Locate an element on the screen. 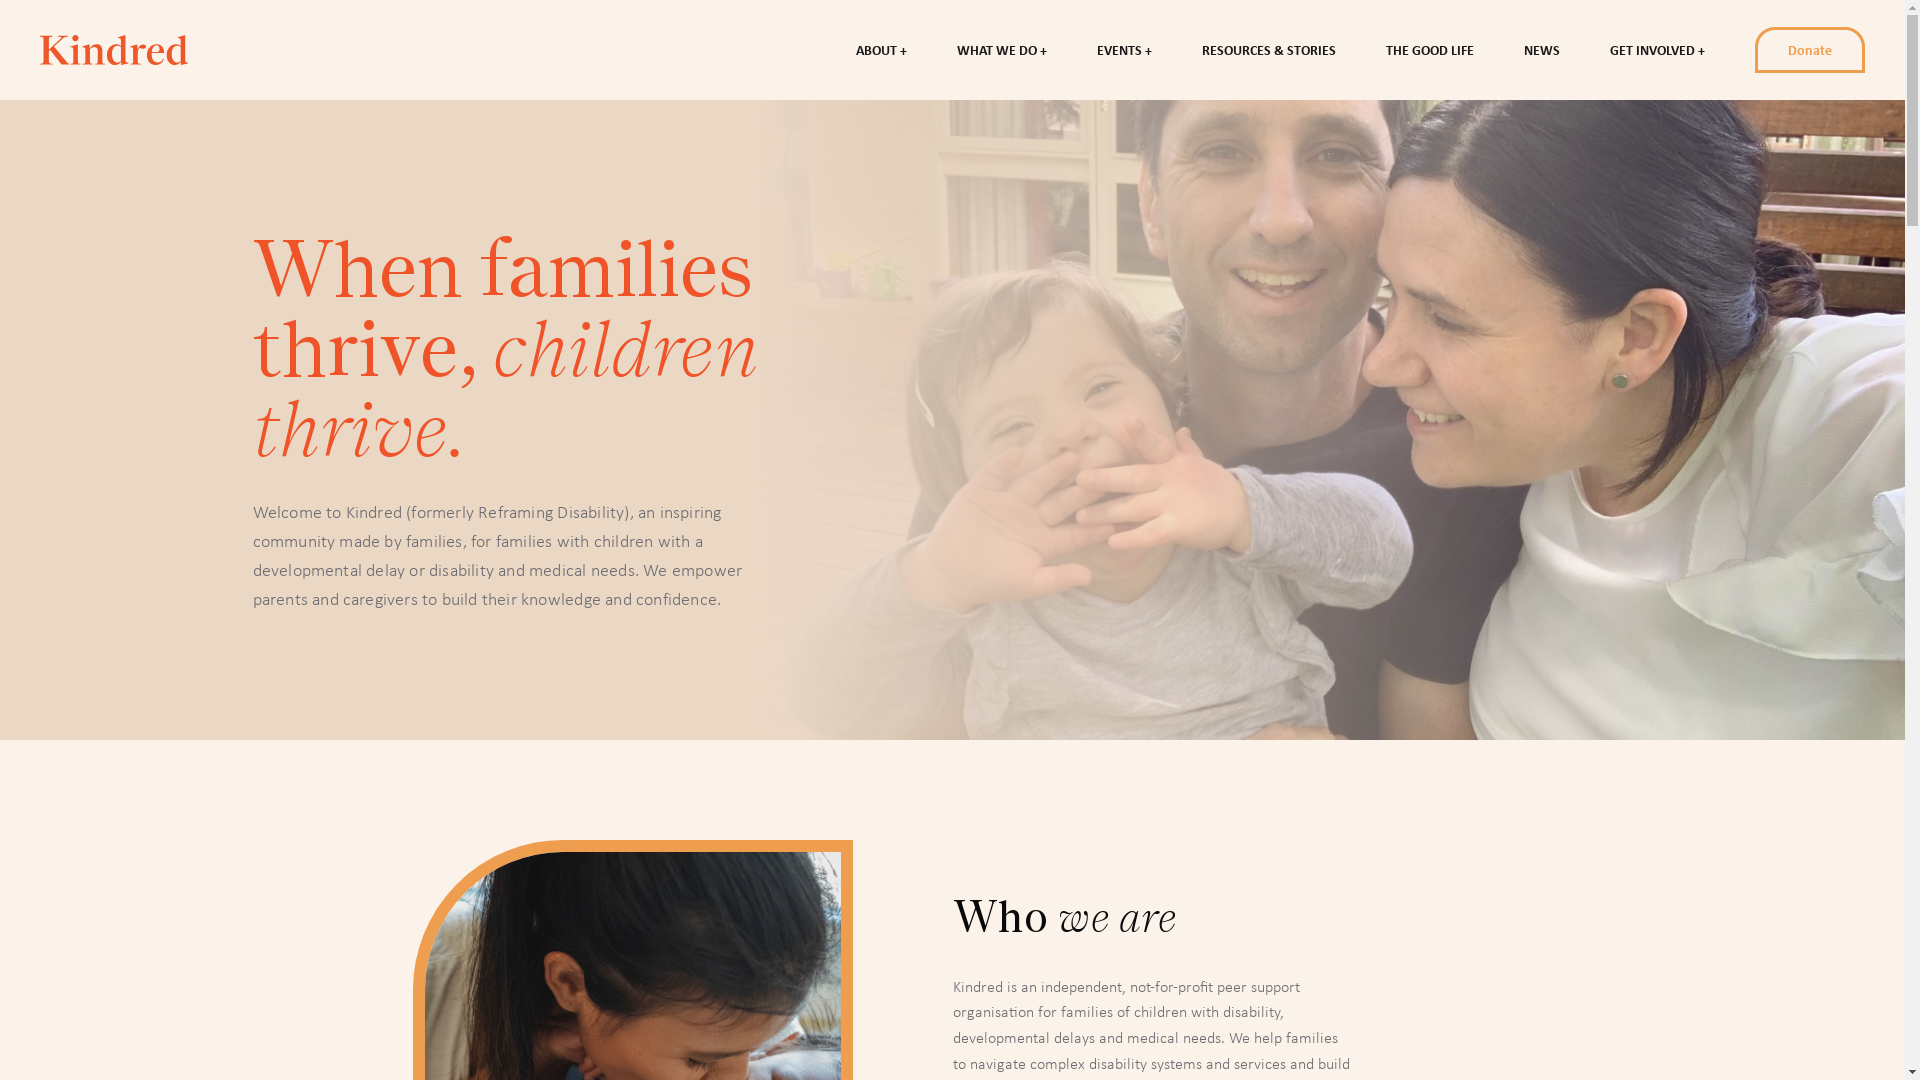 The width and height of the screenshot is (1920, 1080). 'Donate' is located at coordinates (1809, 49).